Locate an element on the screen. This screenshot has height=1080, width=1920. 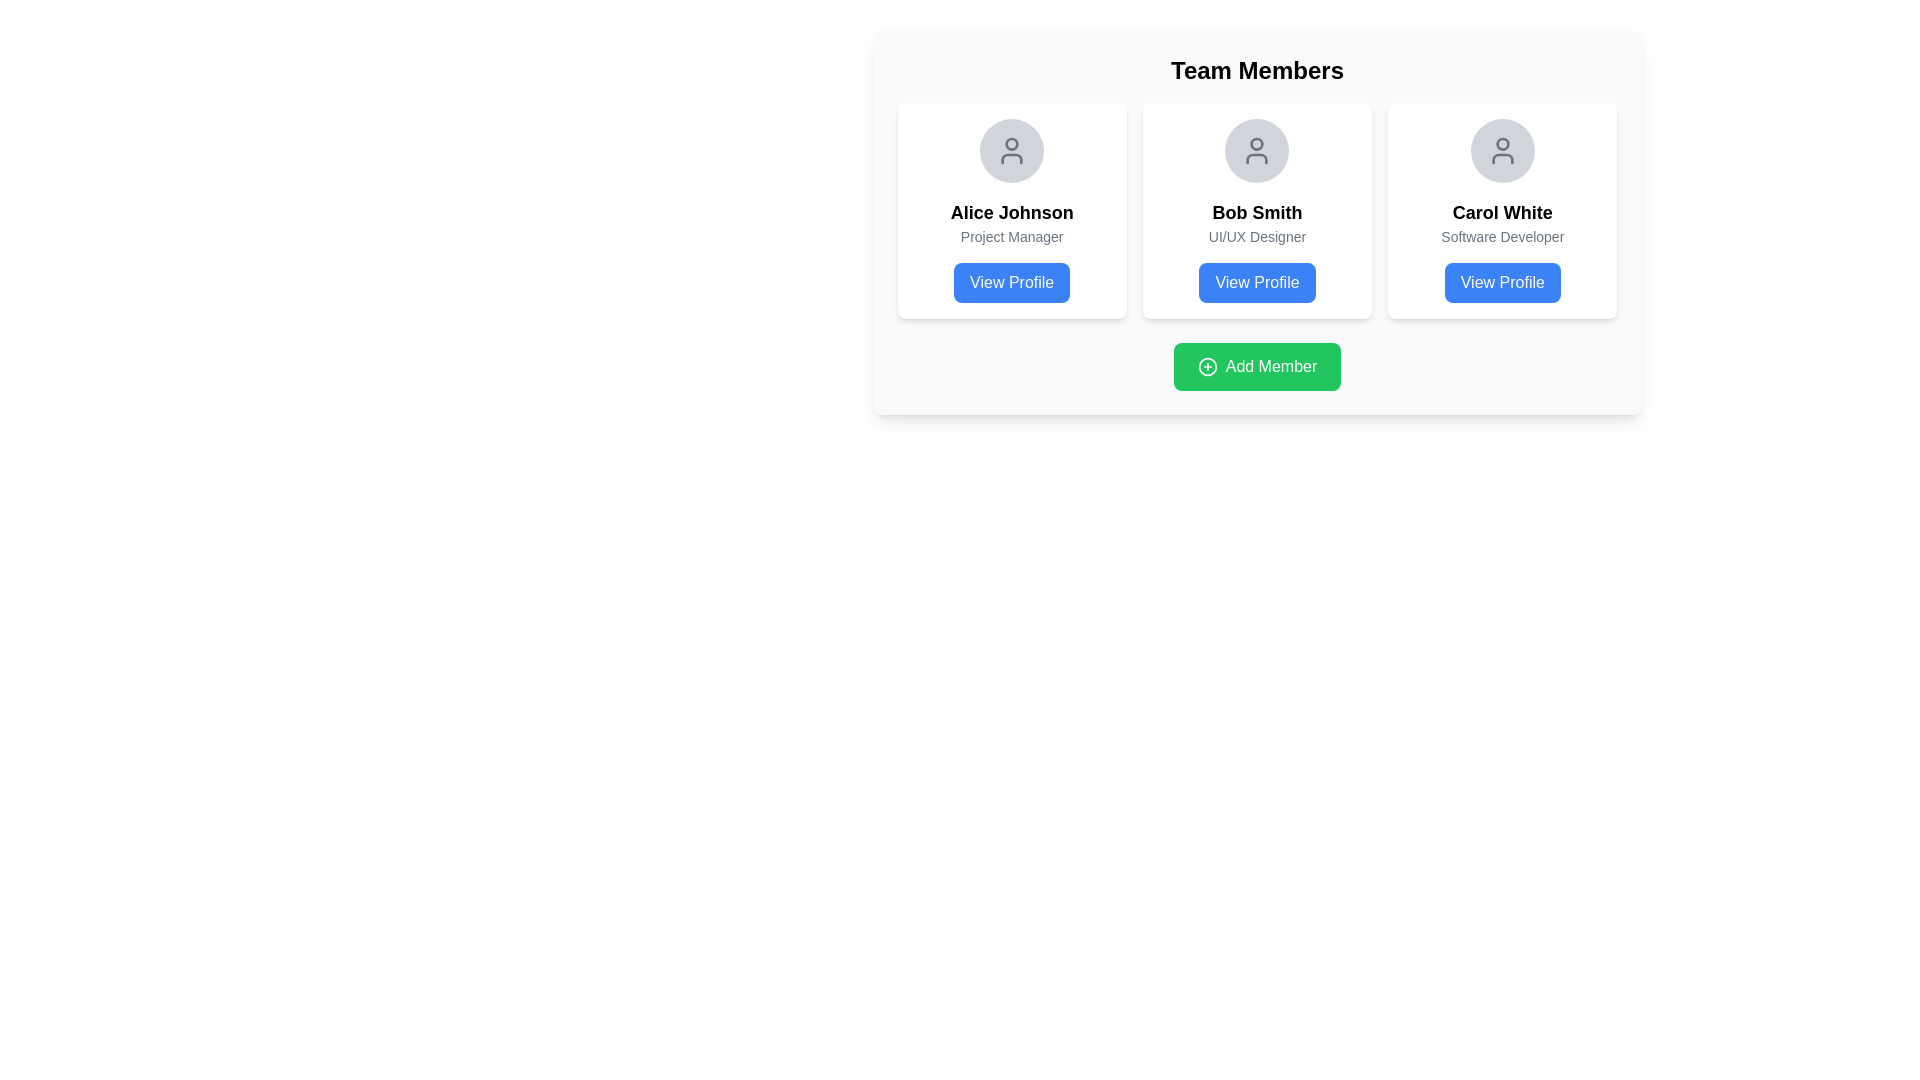
the 'UI/UX Designer' text label displayed in a small, gray font, located under the name 'Bob Smith' and above the 'View Profile' button in the second column of the 'Team Members' section is located at coordinates (1256, 235).